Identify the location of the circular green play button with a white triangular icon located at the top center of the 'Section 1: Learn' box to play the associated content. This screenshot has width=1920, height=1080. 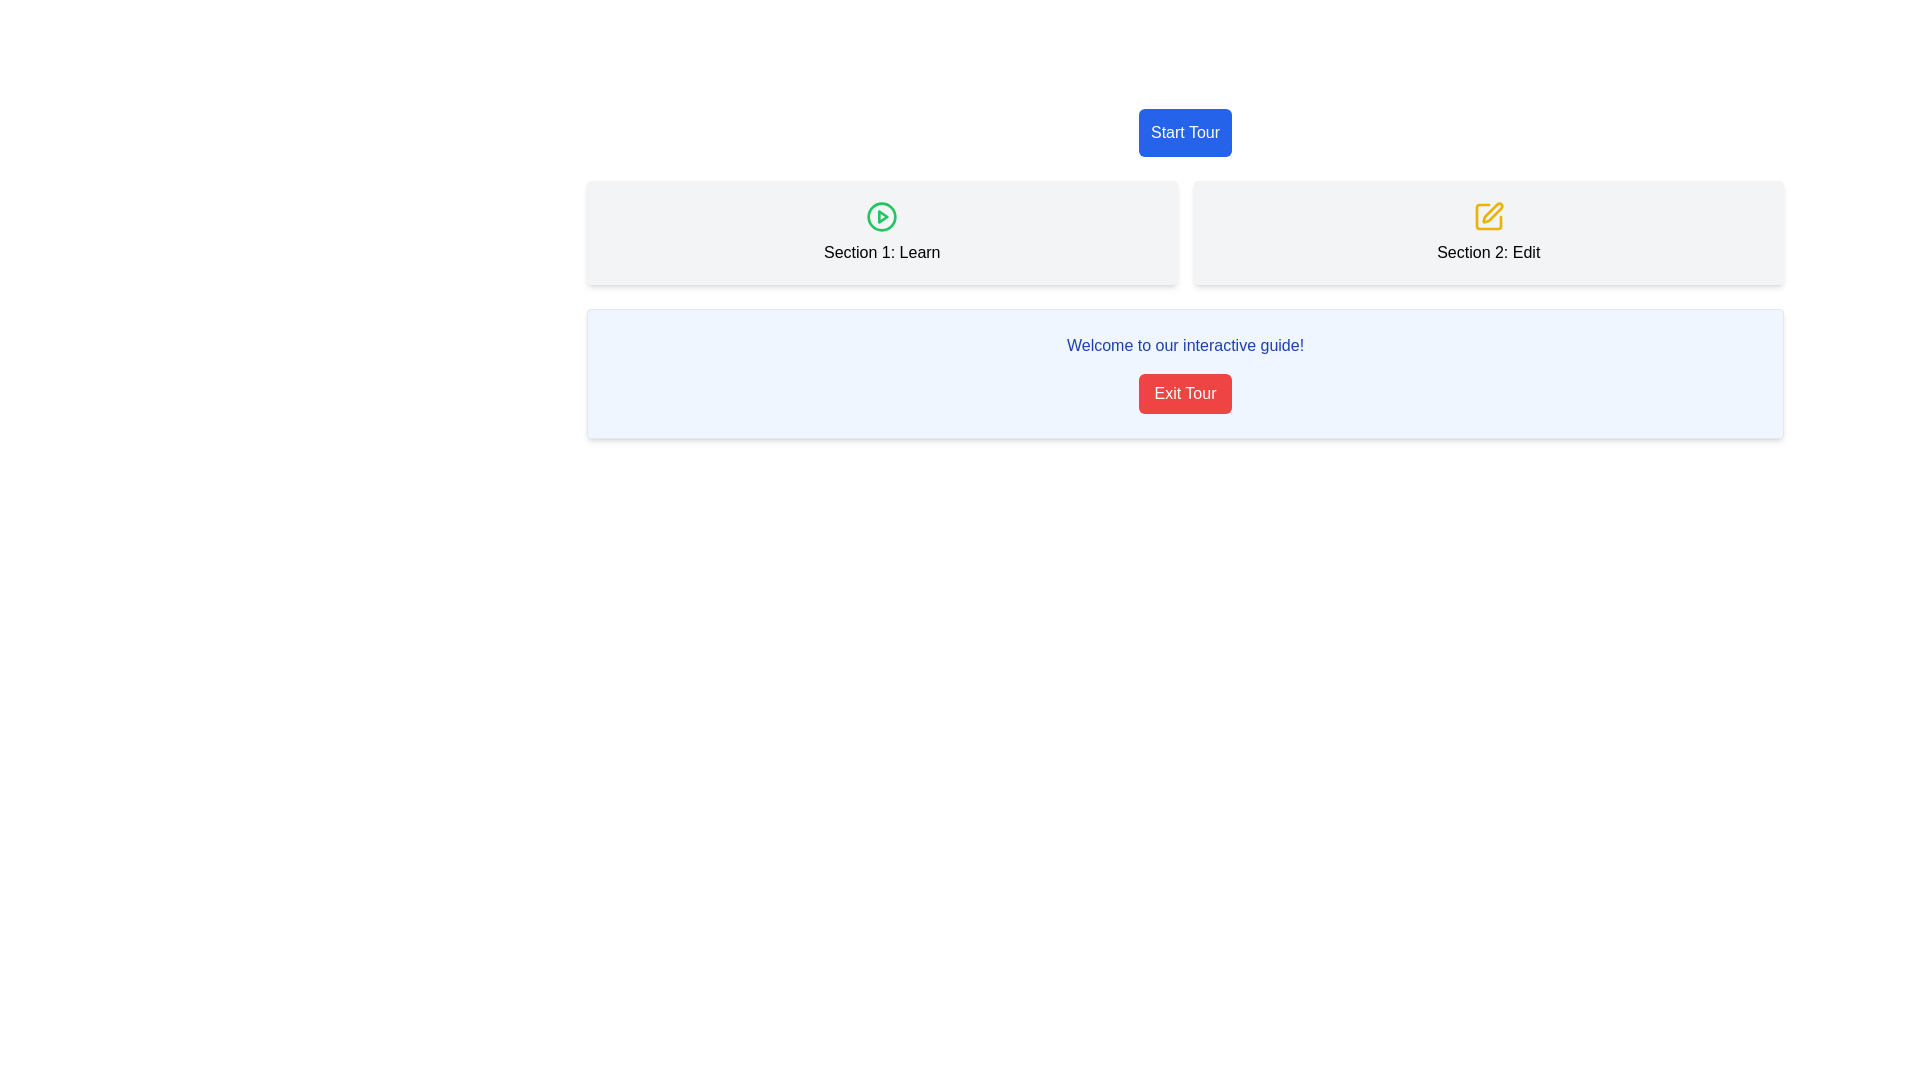
(881, 216).